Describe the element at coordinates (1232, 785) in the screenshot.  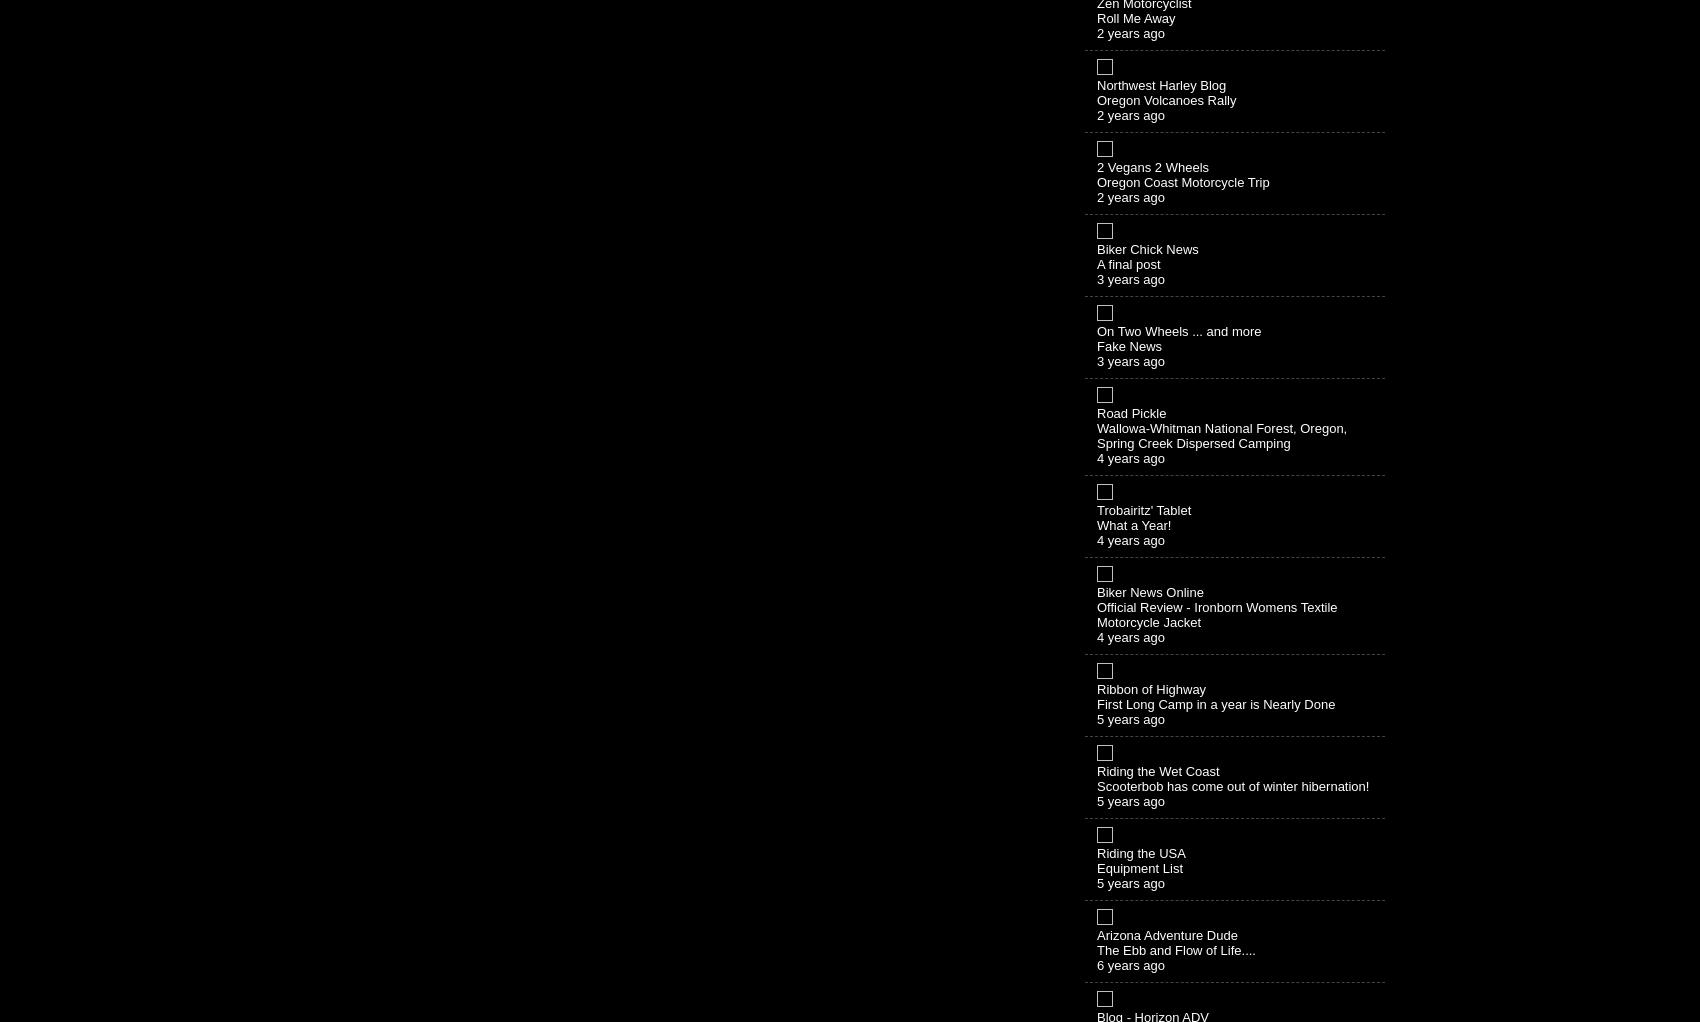
I see `'Scooterbob has come out of winter hibernation!'` at that location.